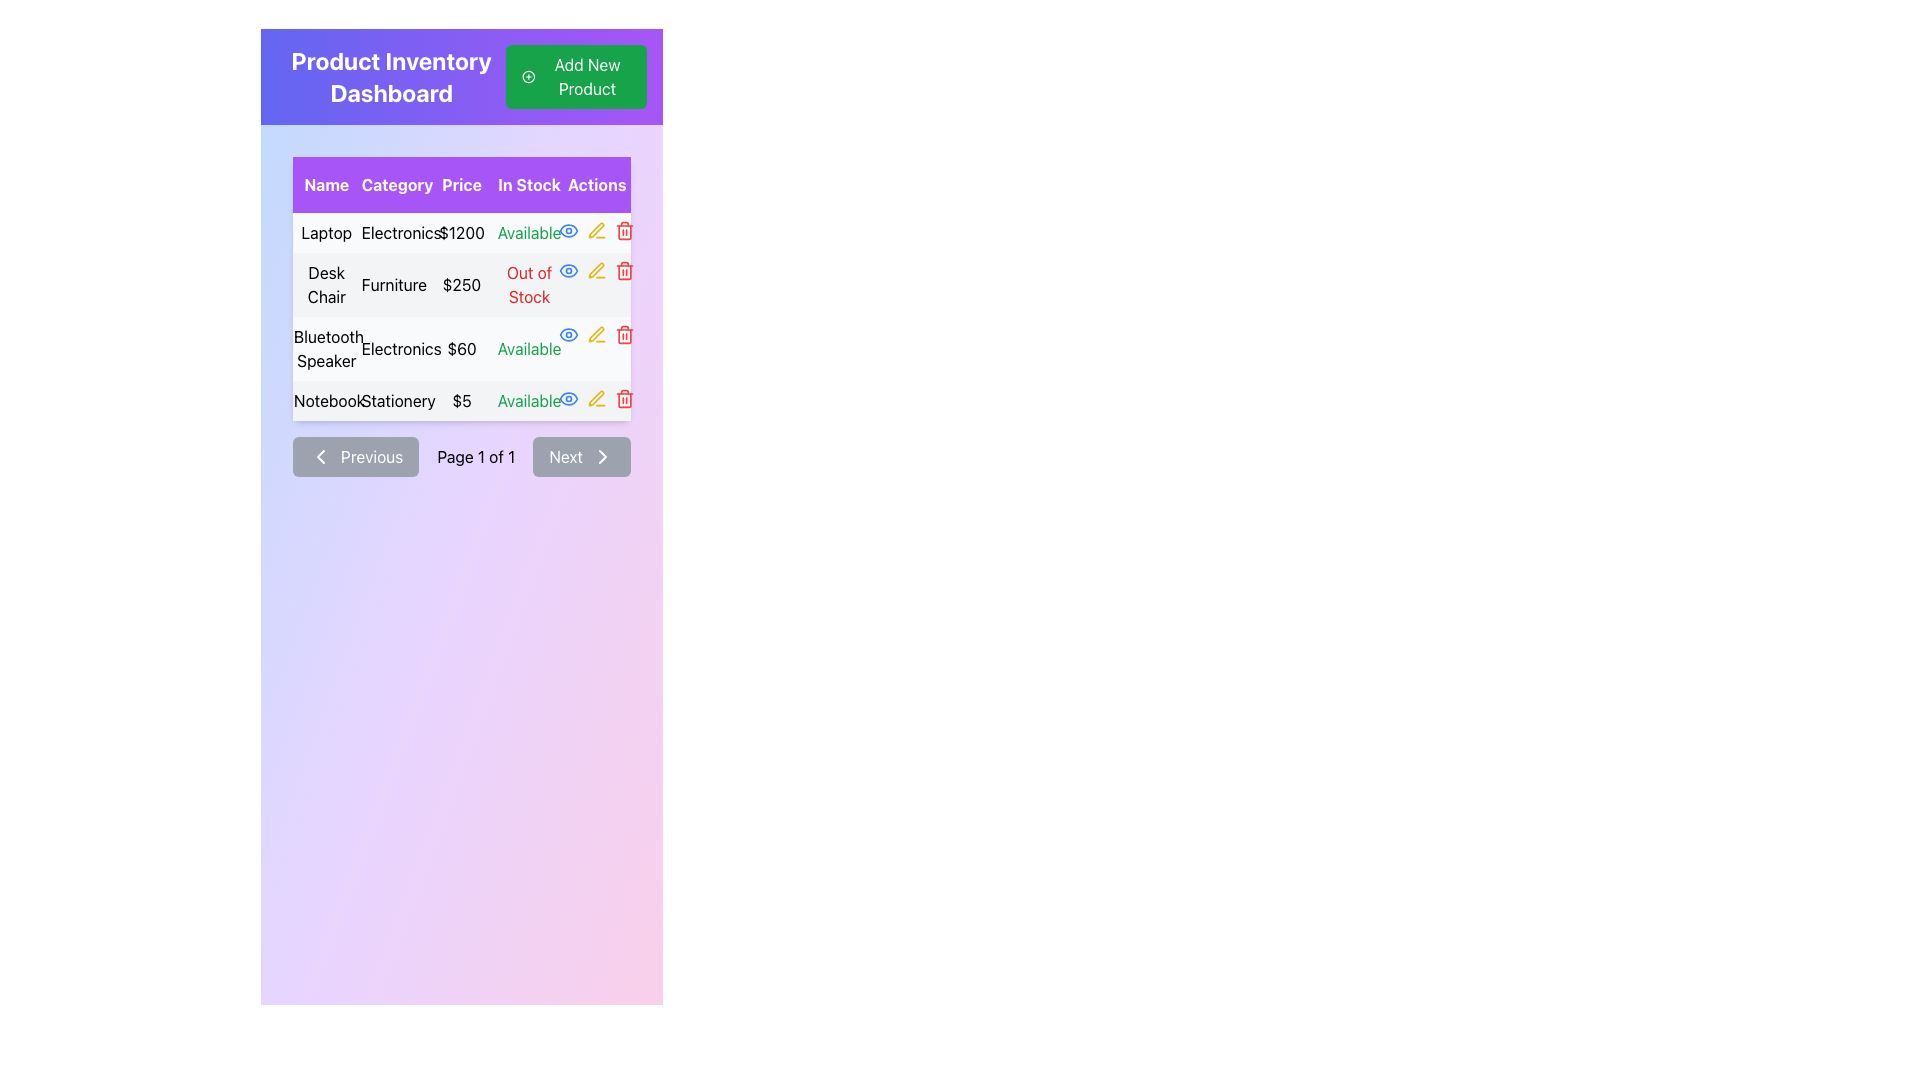 This screenshot has height=1080, width=1920. Describe the element at coordinates (568, 230) in the screenshot. I see `the eye icon in the actions column of the Desk Chair product entry in the inventory table` at that location.